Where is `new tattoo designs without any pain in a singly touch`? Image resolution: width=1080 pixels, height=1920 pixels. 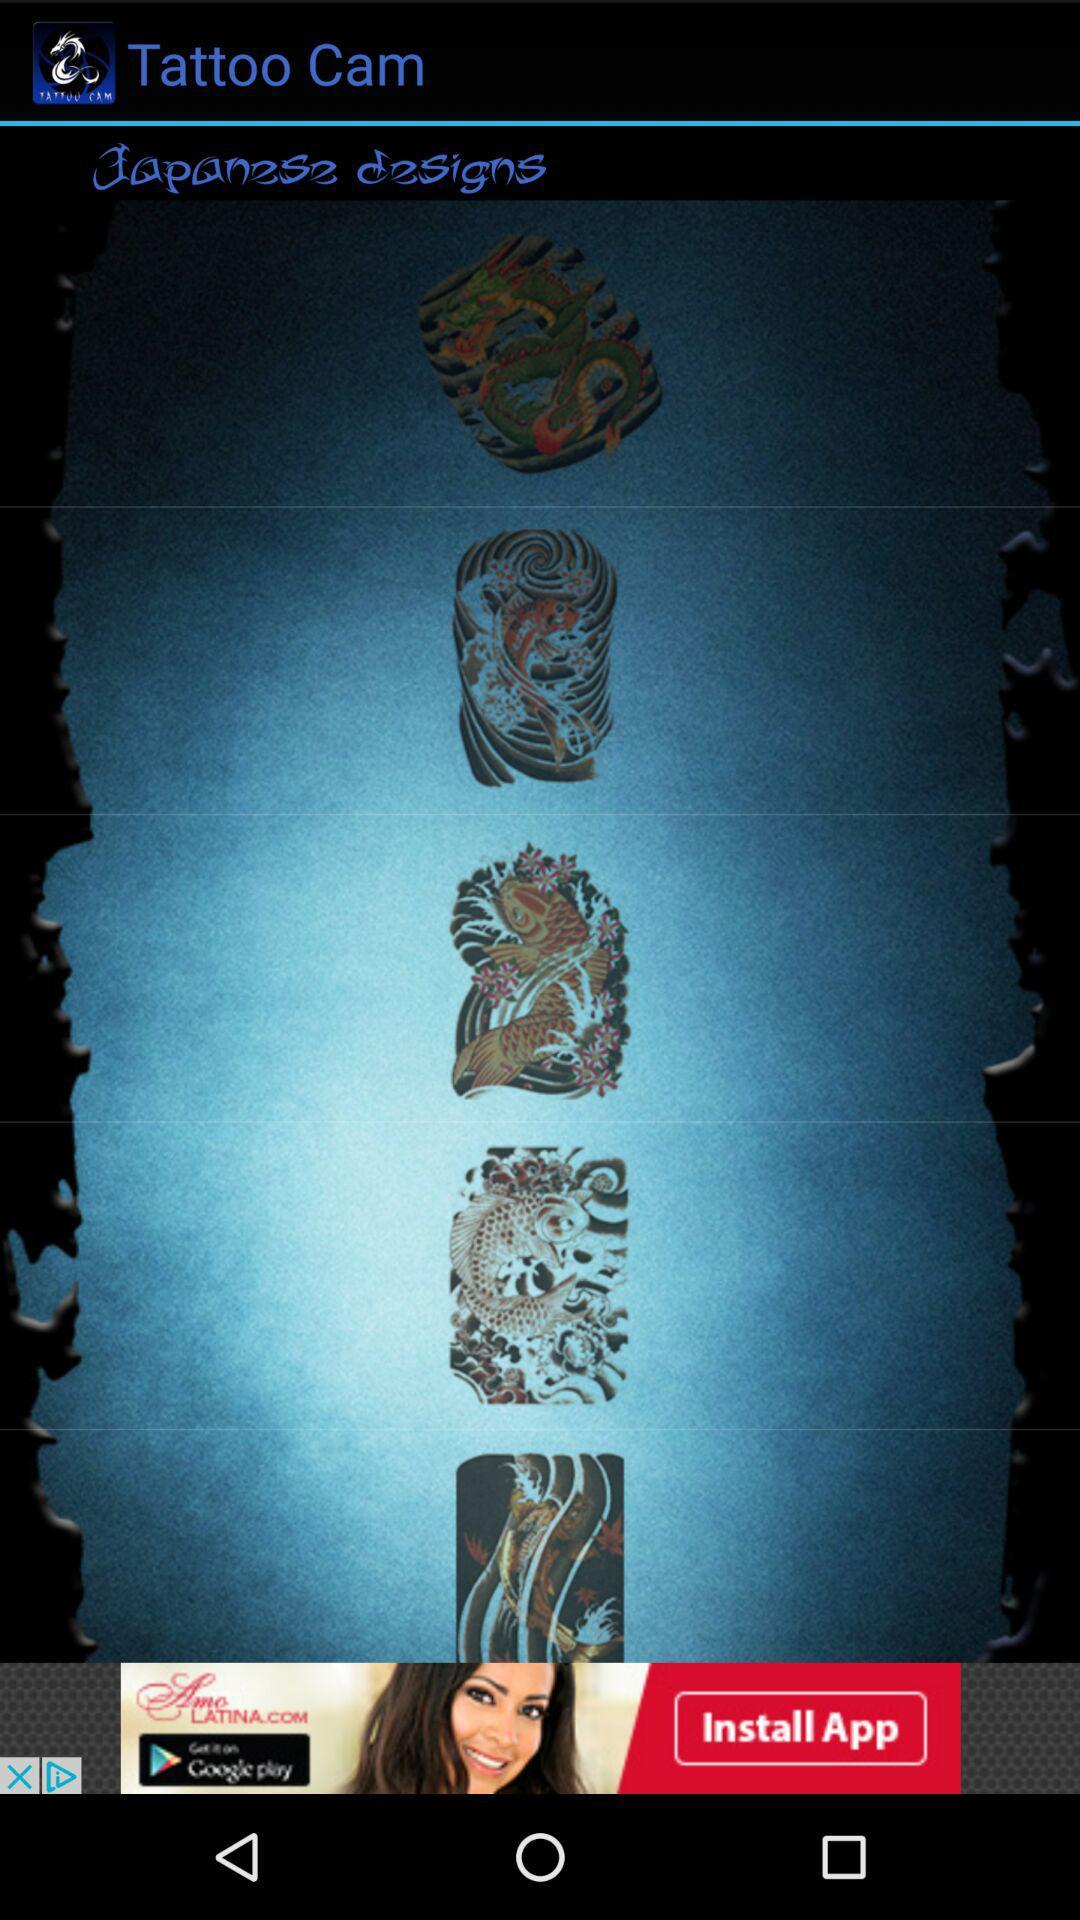 new tattoo designs without any pain in a singly touch is located at coordinates (540, 1727).